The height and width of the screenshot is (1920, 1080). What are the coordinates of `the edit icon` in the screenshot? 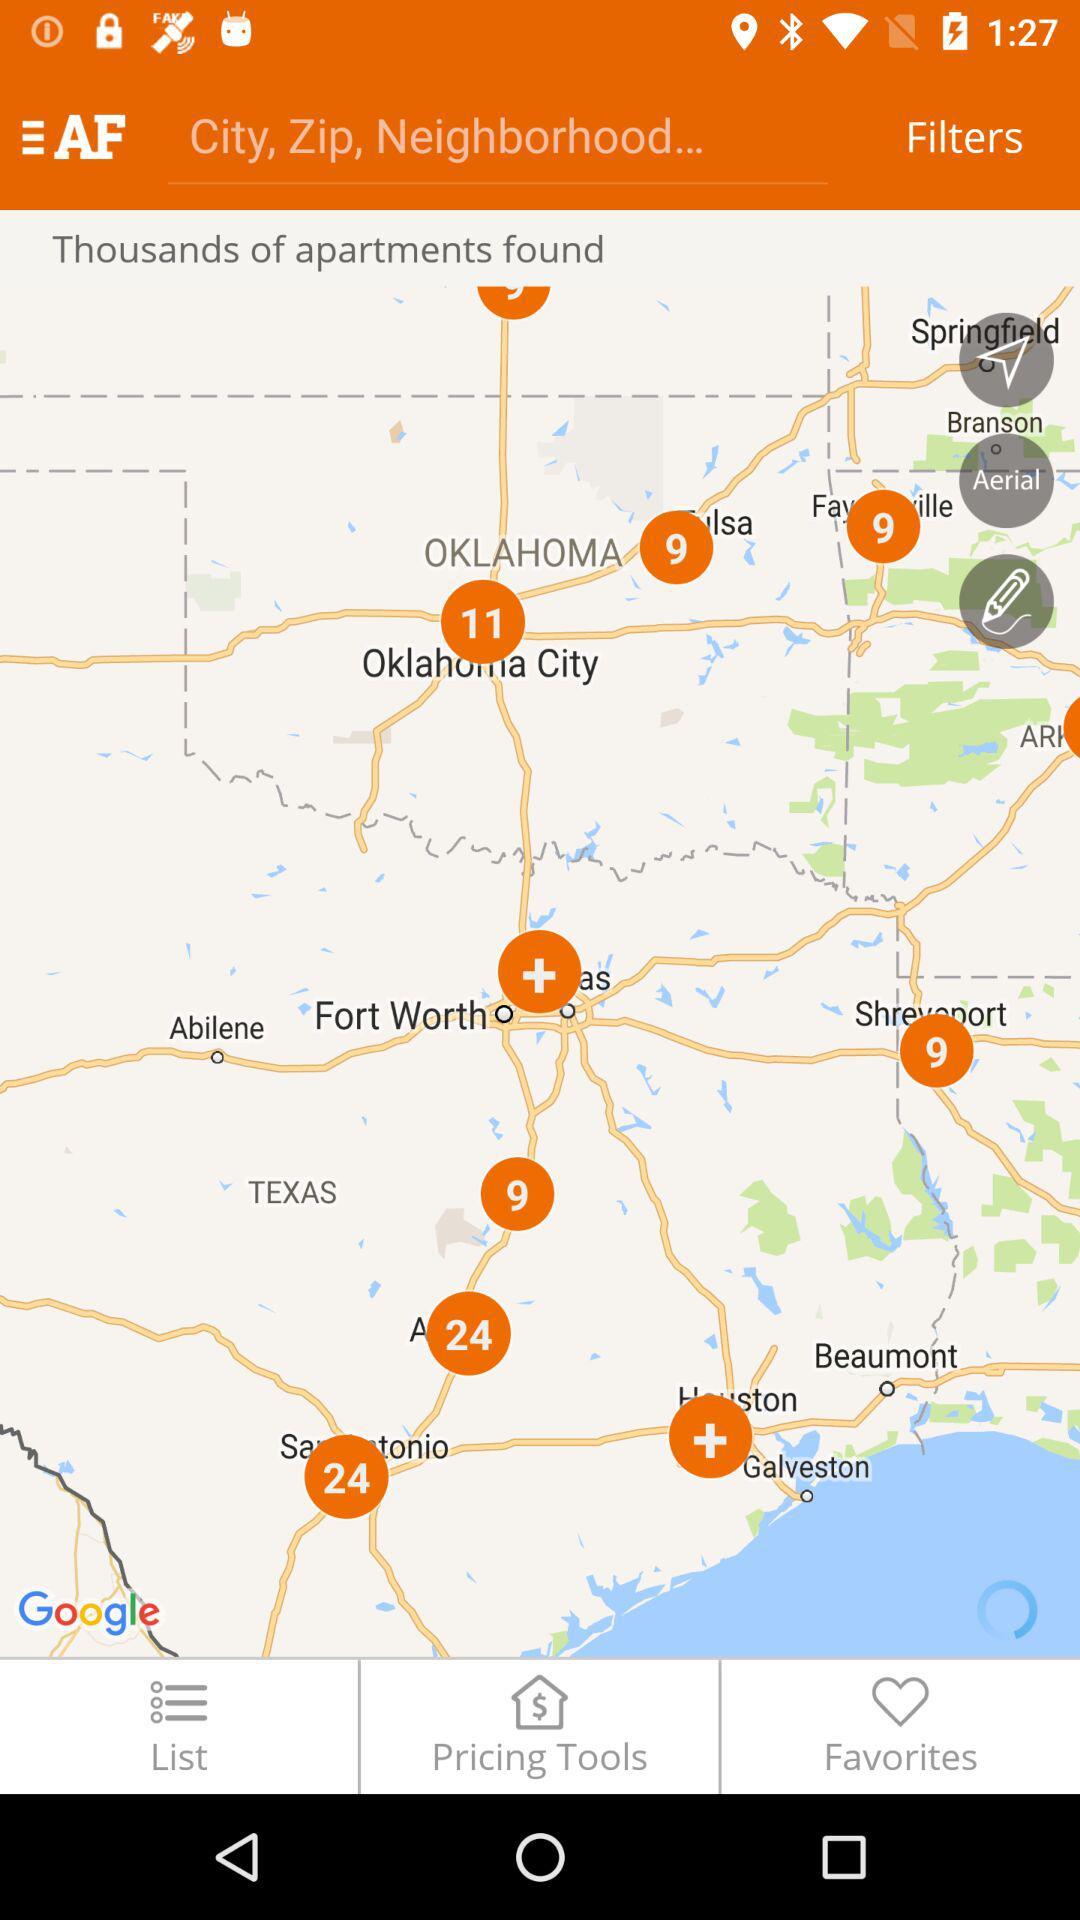 It's located at (1006, 600).